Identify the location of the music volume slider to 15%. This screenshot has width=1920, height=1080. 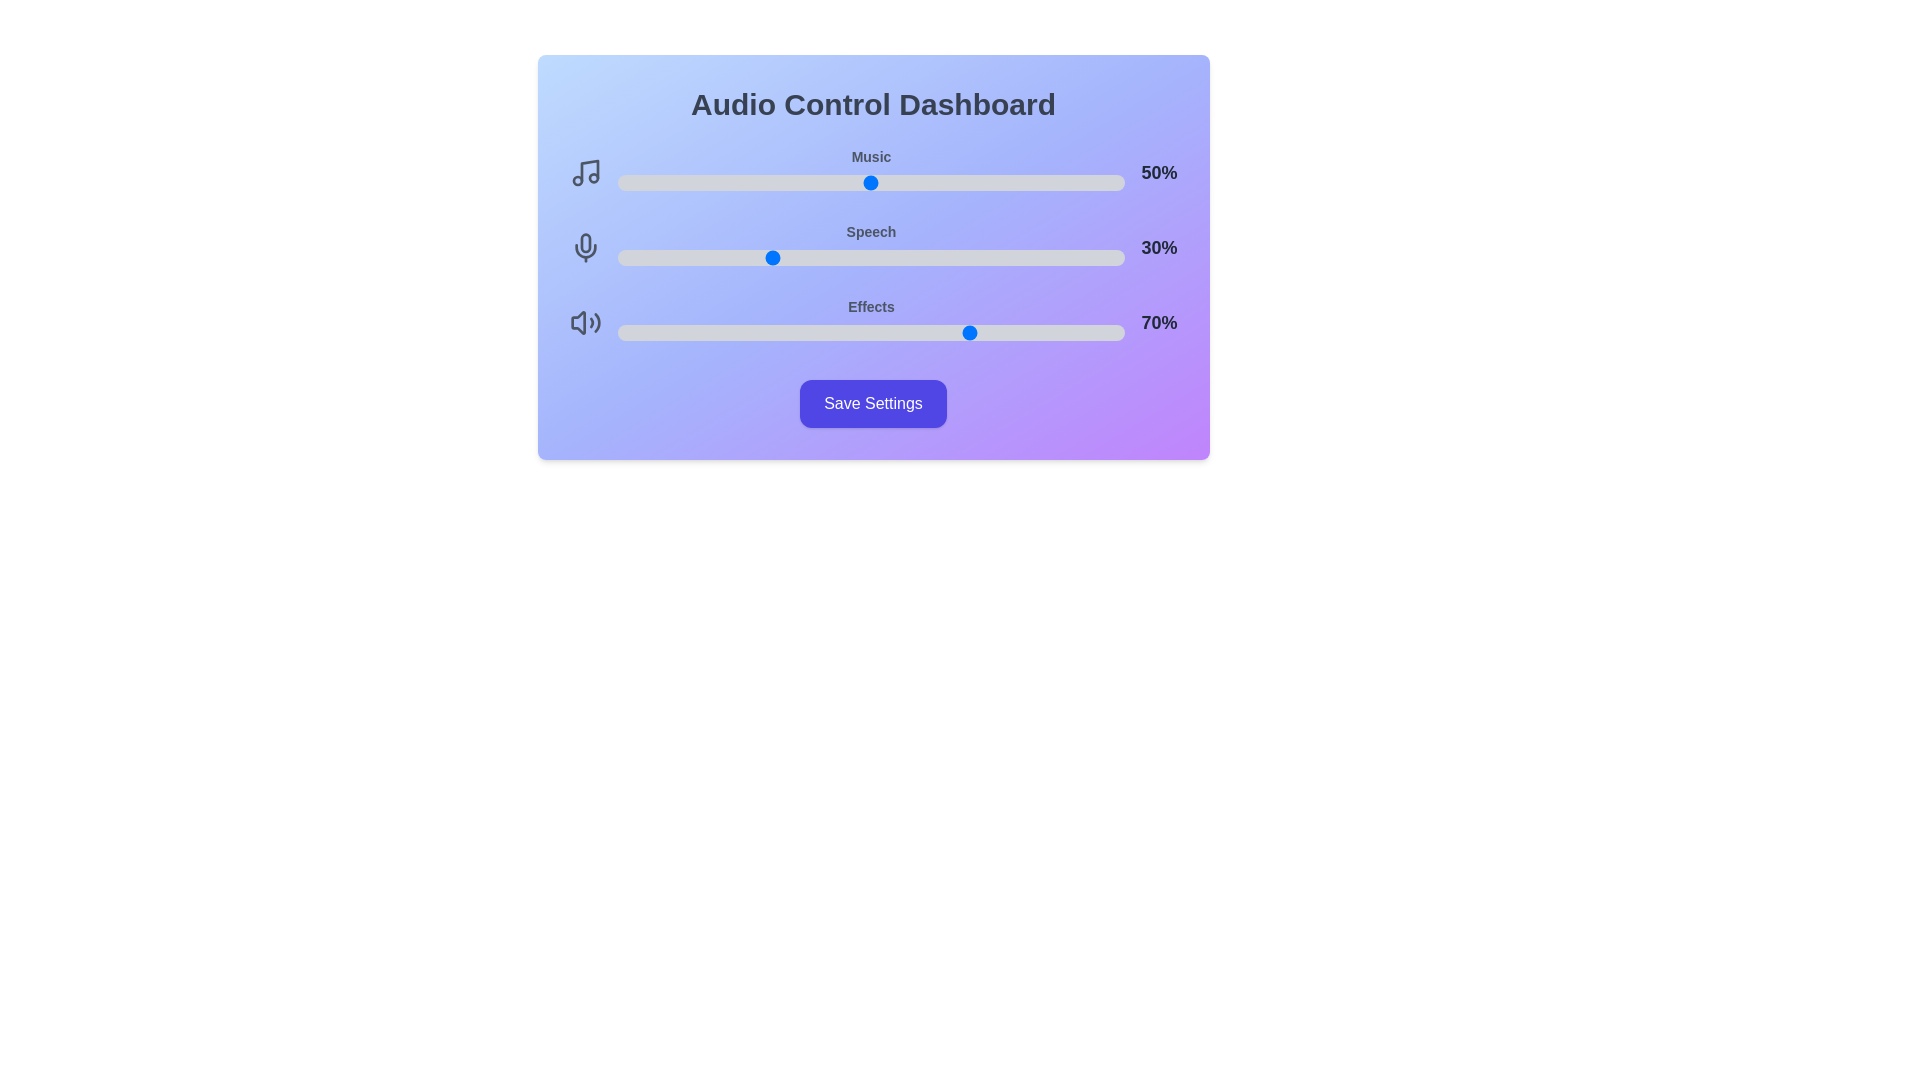
(693, 182).